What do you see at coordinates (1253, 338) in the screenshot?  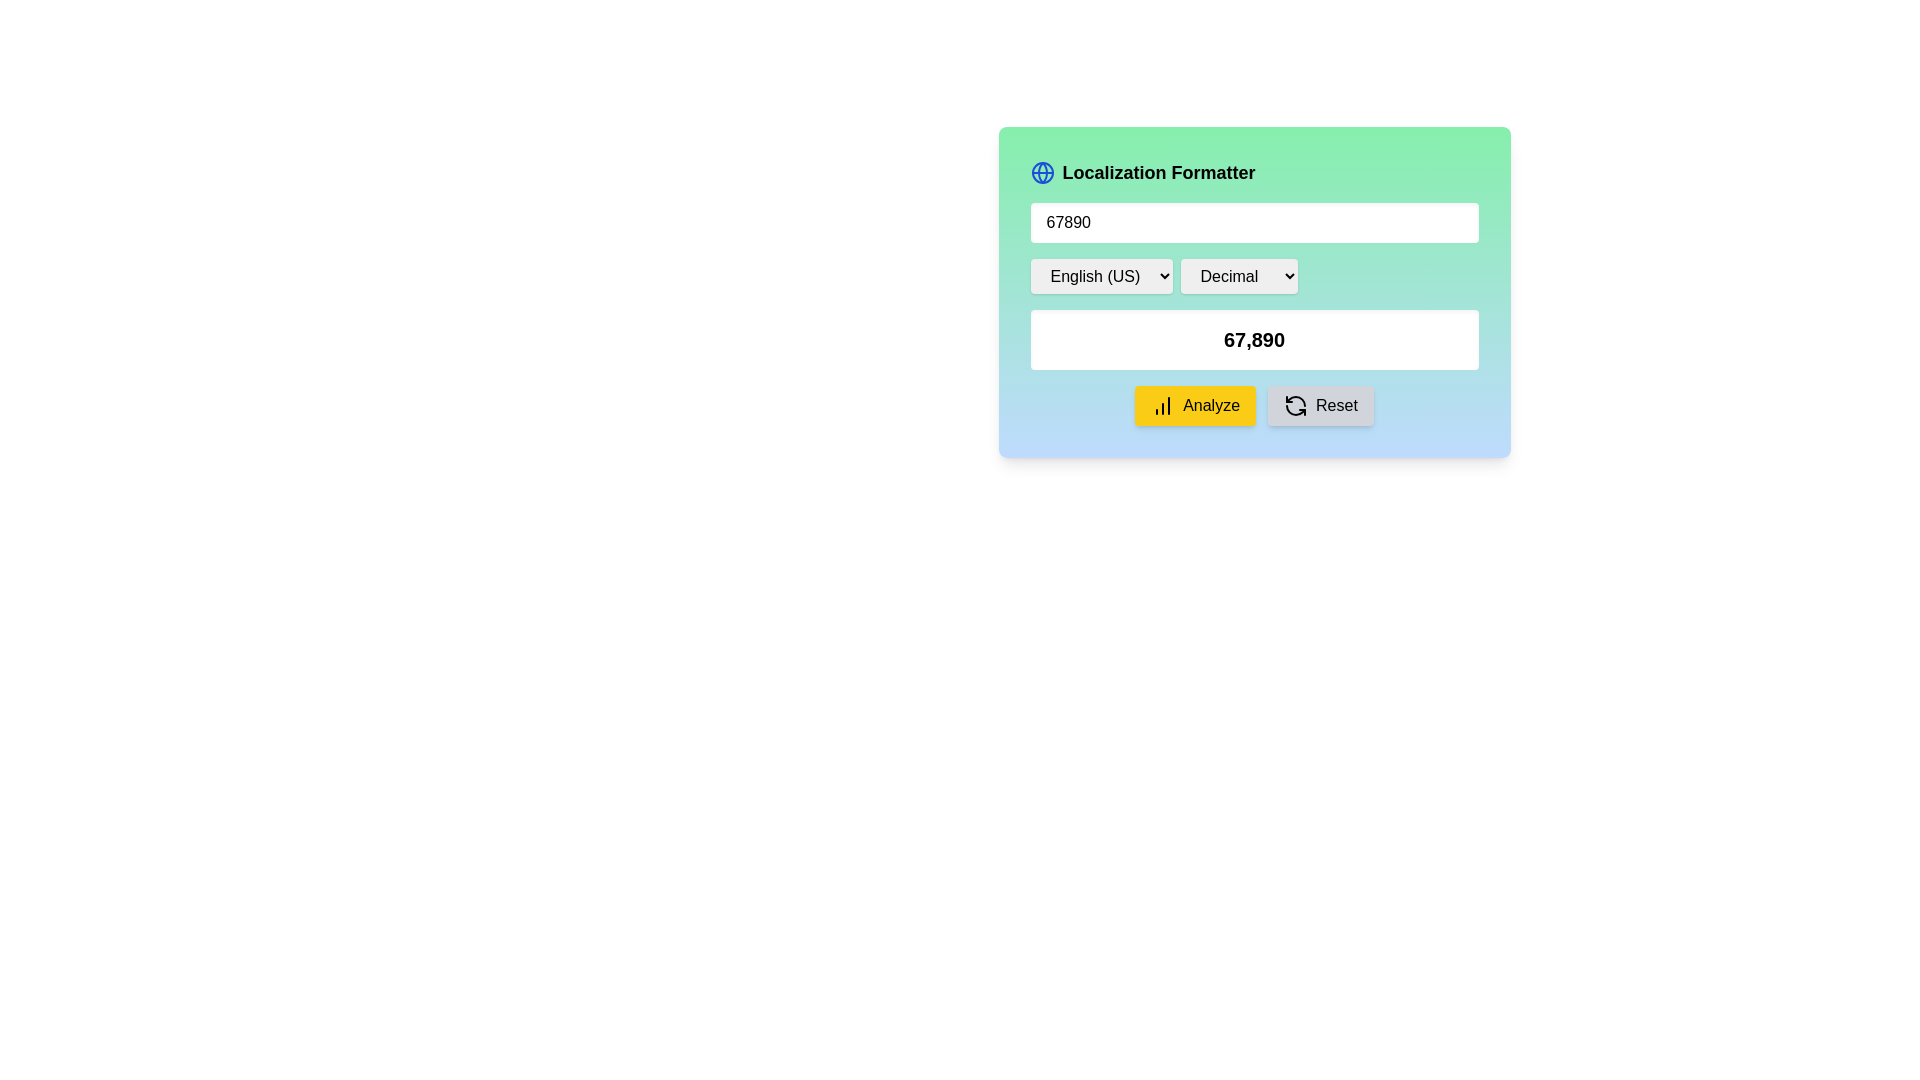 I see `the Text Display that shows the formatted numerical value, located below the dropdown selection buttons labeled 'English (US)' and 'Decimal', and above the buttons 'Analyze' and 'Reset'` at bounding box center [1253, 338].